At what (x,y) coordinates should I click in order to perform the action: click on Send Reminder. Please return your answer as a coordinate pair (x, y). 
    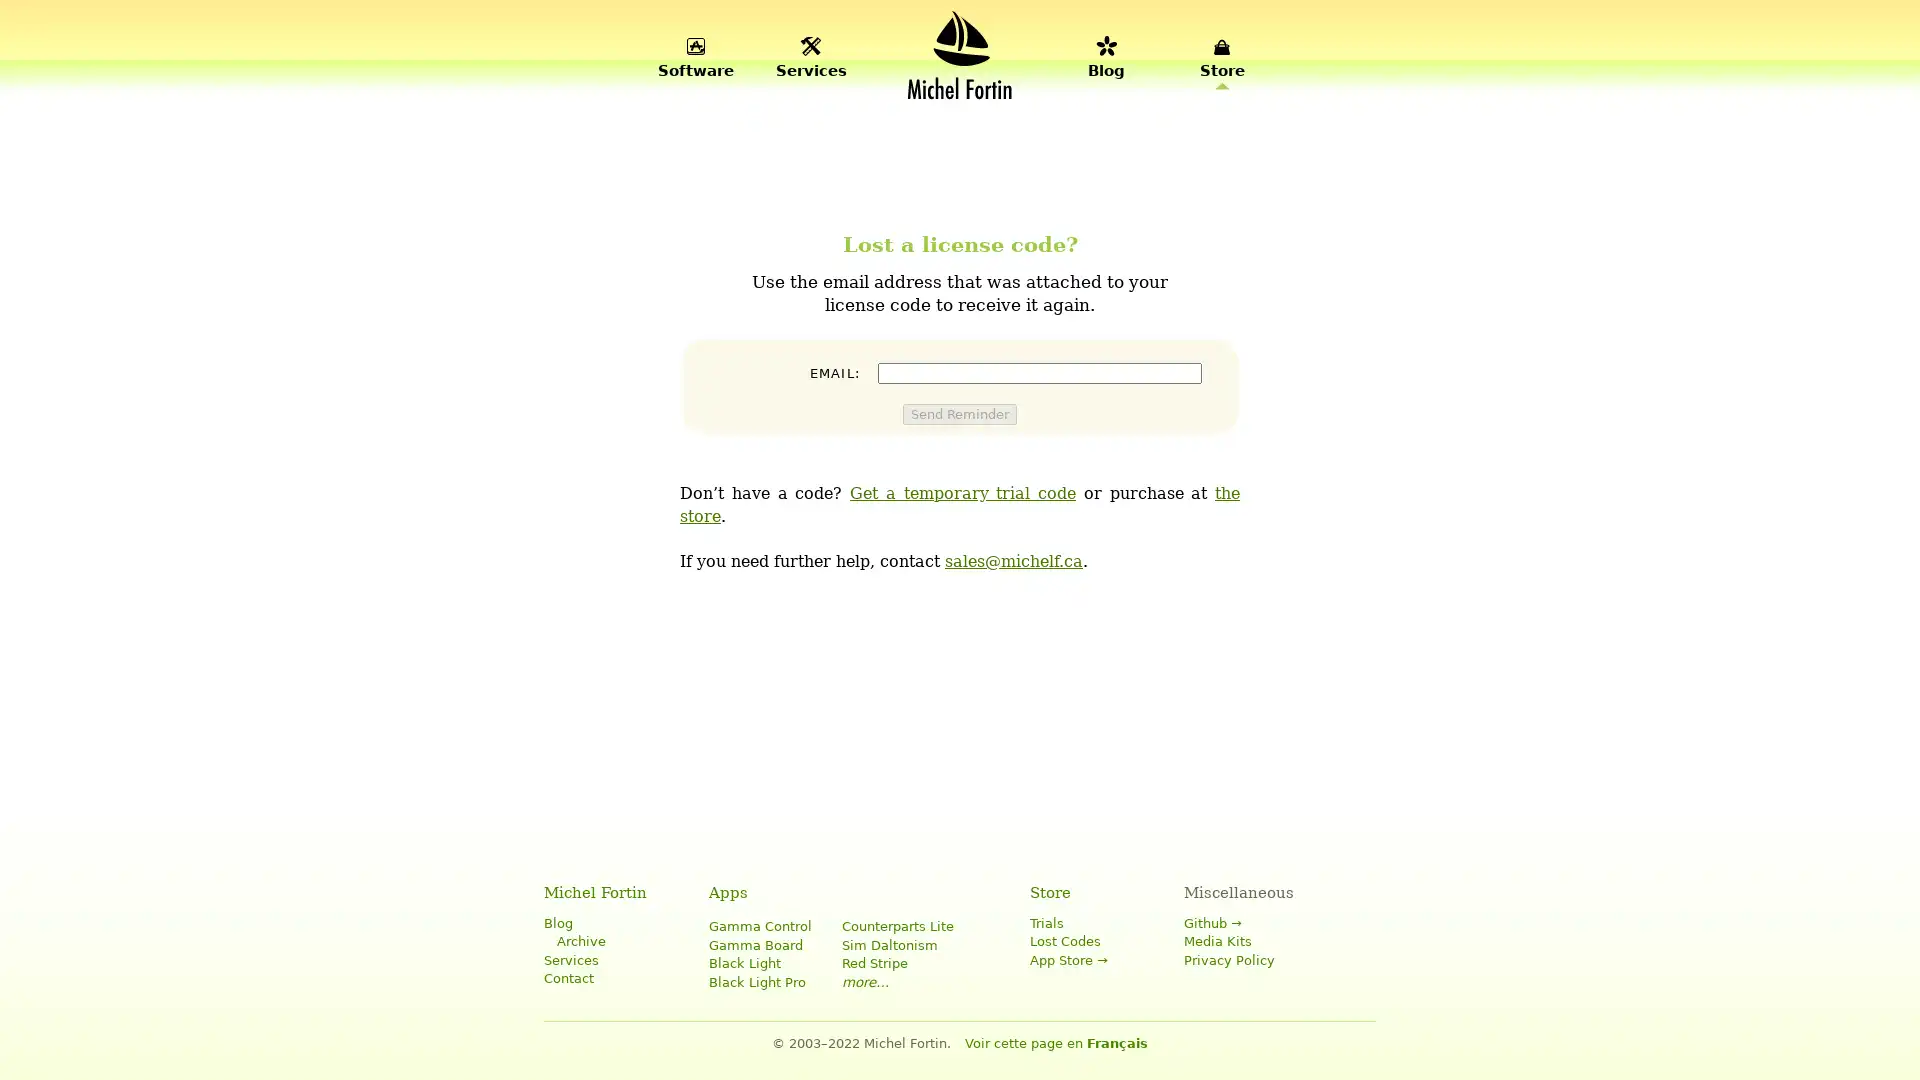
    Looking at the image, I should click on (960, 412).